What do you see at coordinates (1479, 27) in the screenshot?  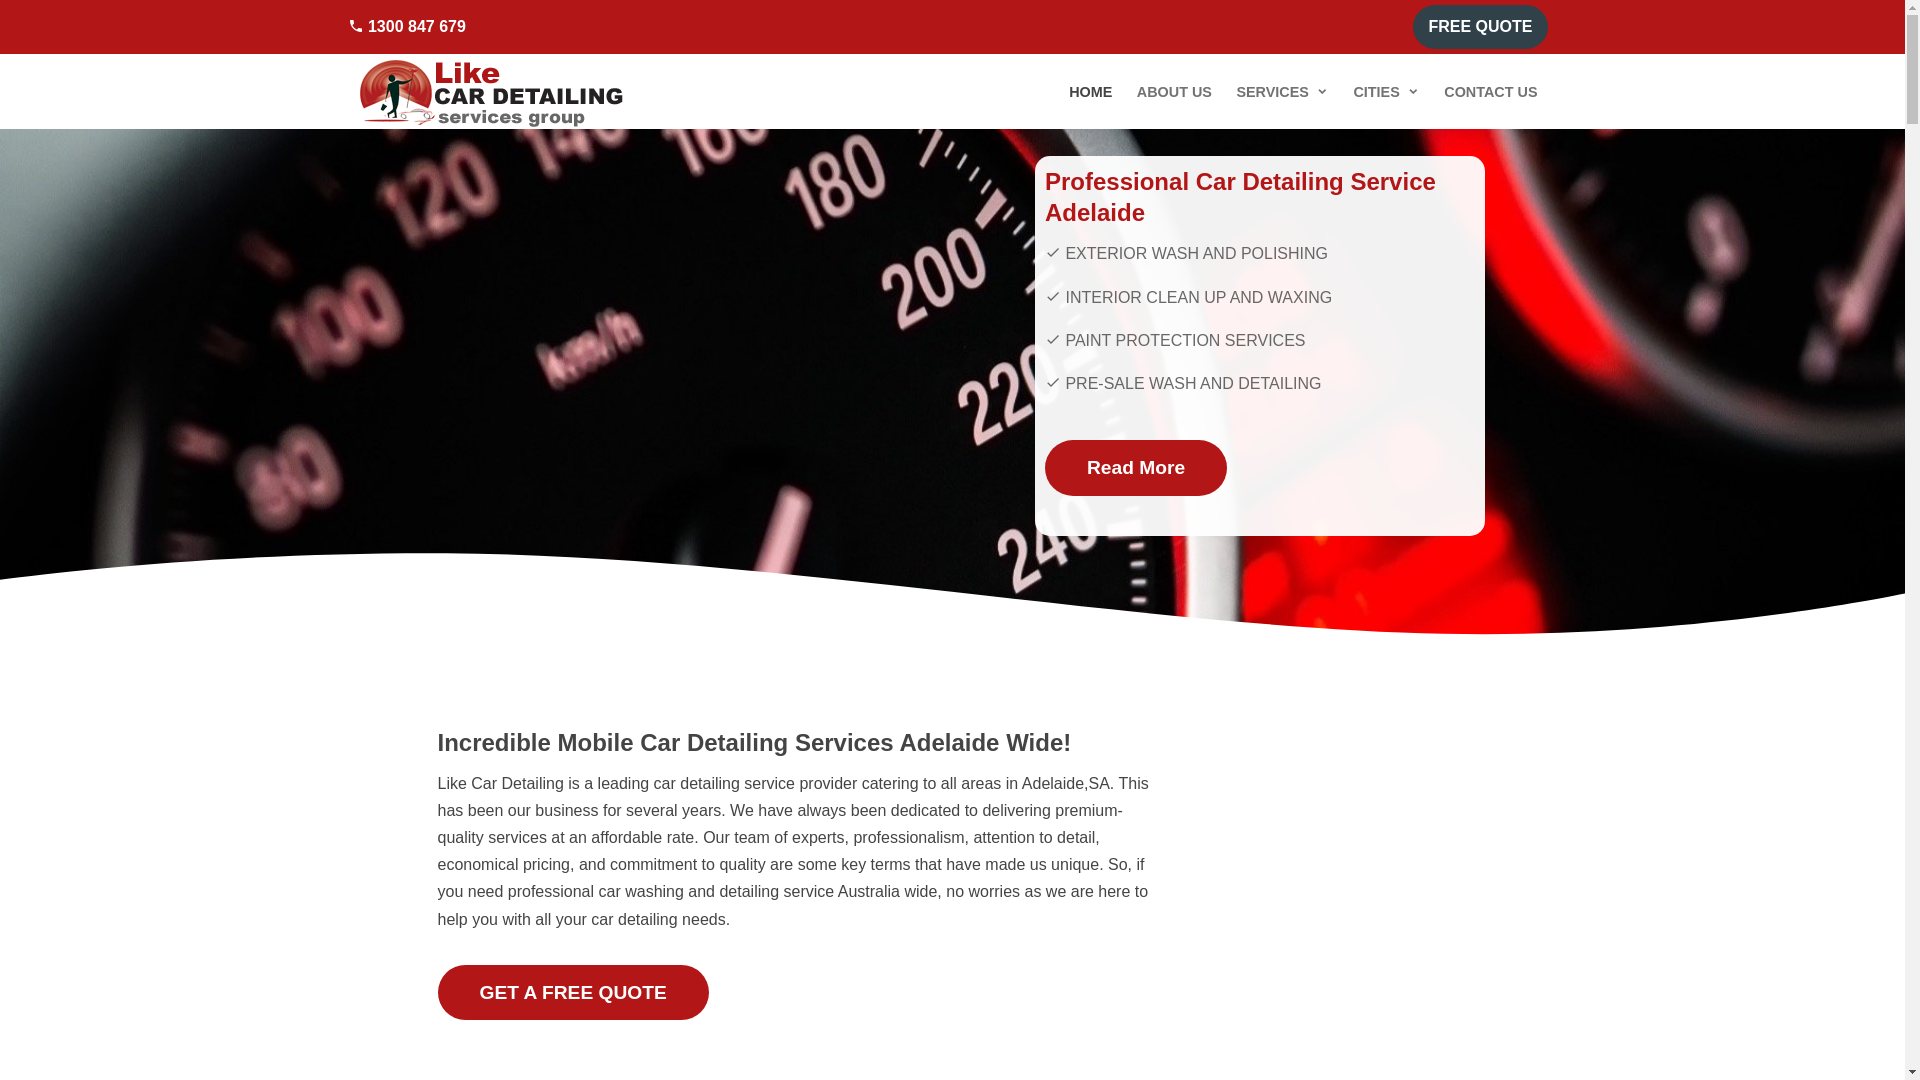 I see `'FREE QUOTE'` at bounding box center [1479, 27].